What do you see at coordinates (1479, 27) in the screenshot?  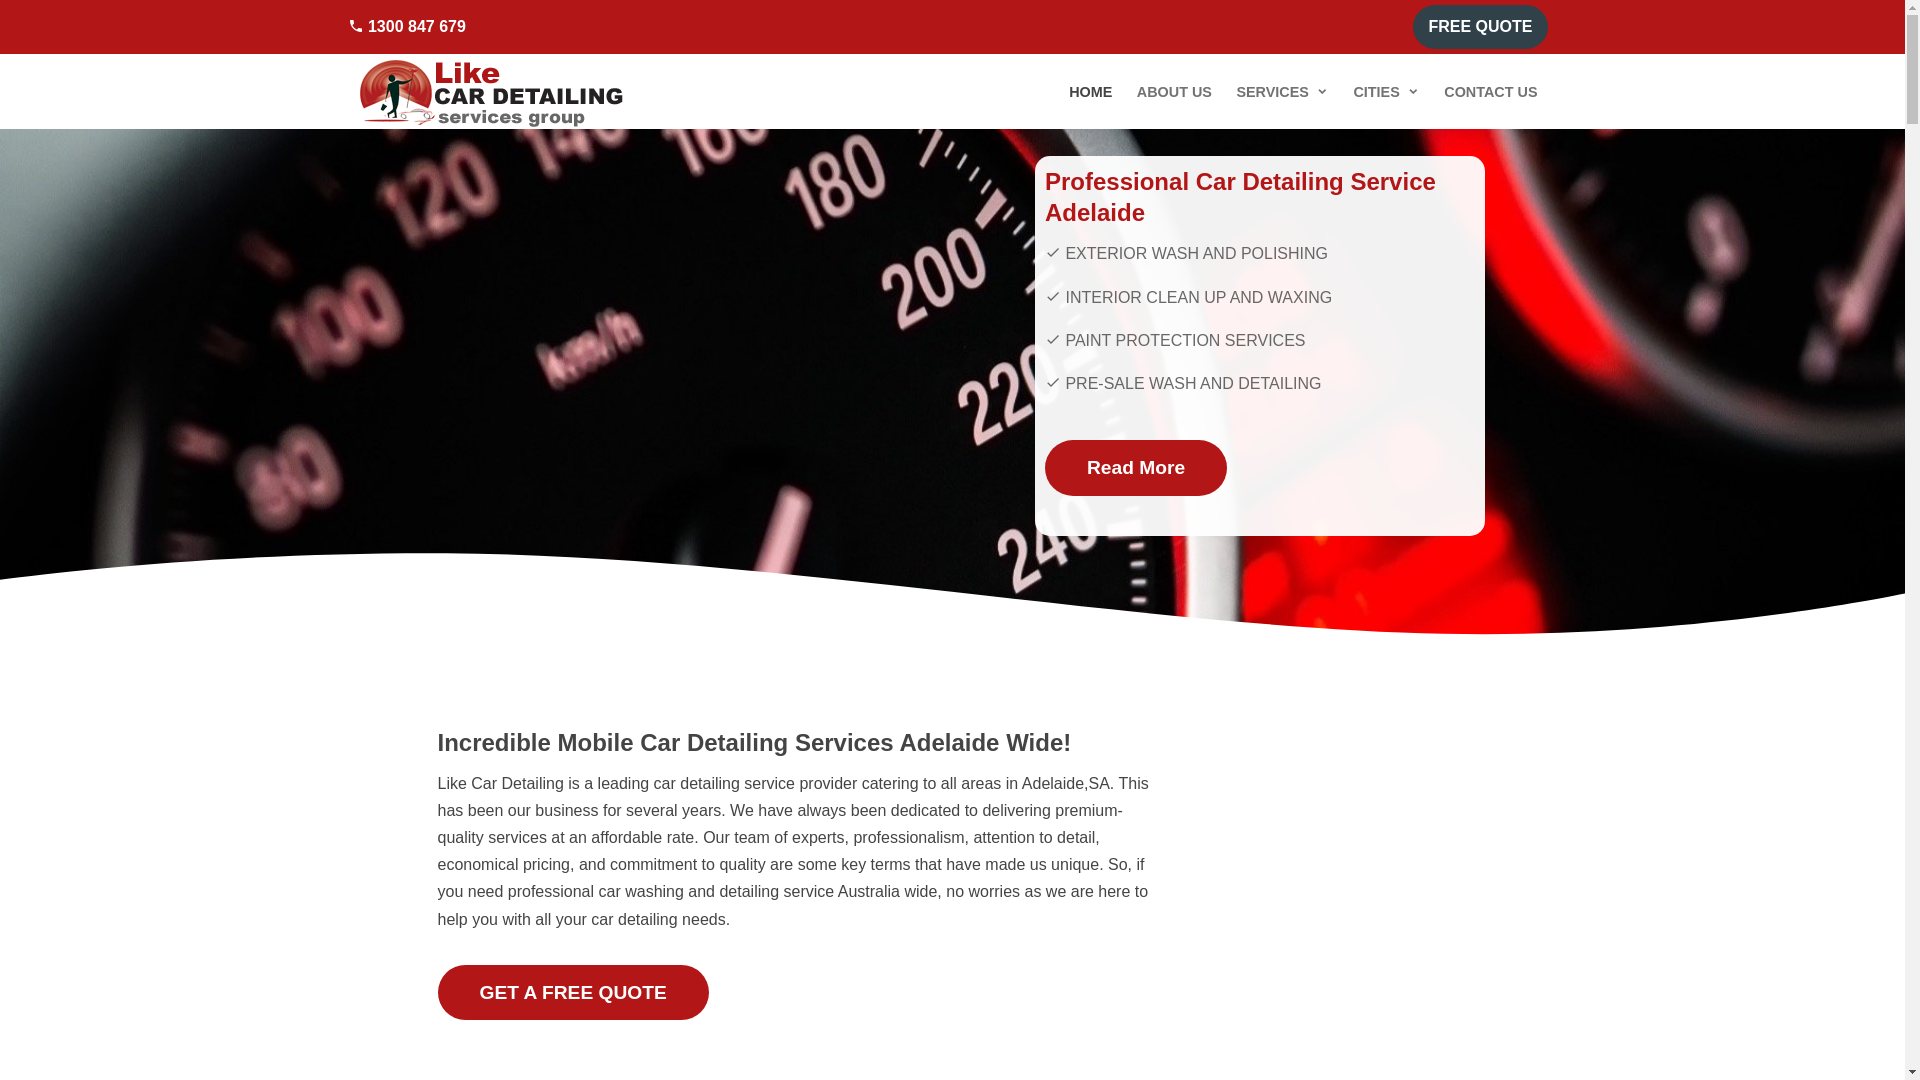 I see `'FREE QUOTE'` at bounding box center [1479, 27].